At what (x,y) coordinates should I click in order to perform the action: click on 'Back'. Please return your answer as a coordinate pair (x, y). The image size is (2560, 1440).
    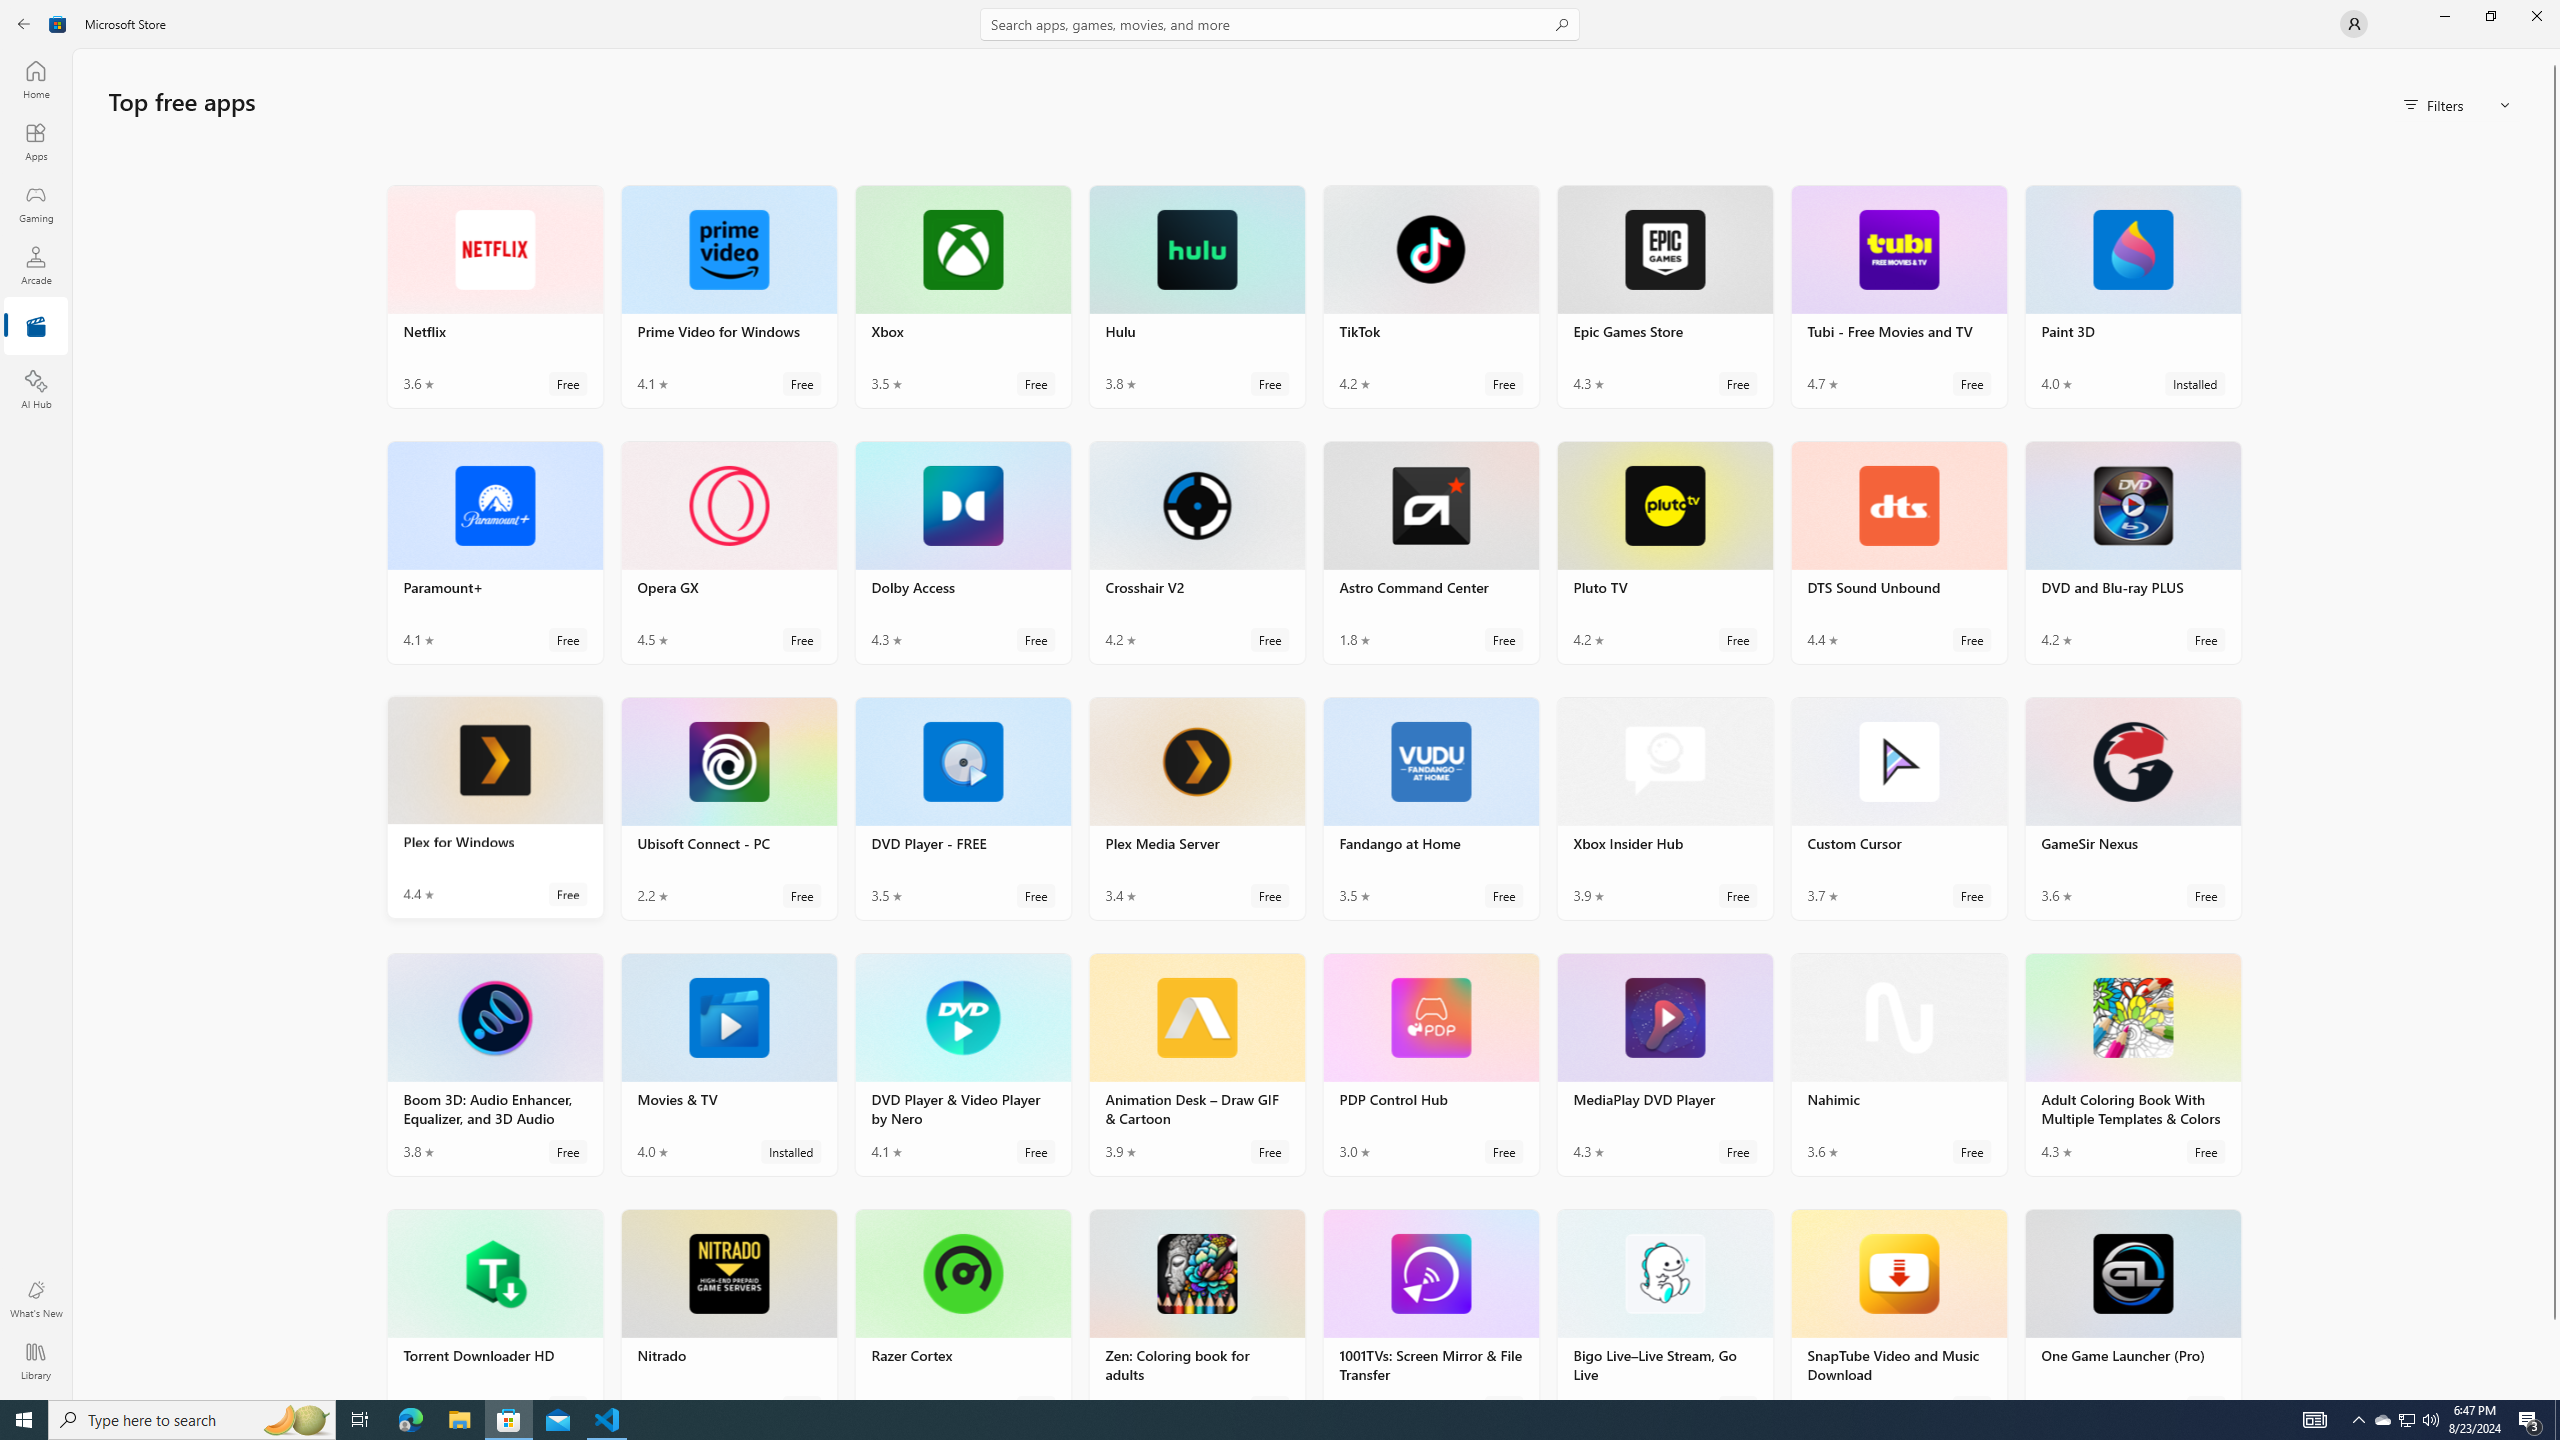
    Looking at the image, I should click on (24, 22).